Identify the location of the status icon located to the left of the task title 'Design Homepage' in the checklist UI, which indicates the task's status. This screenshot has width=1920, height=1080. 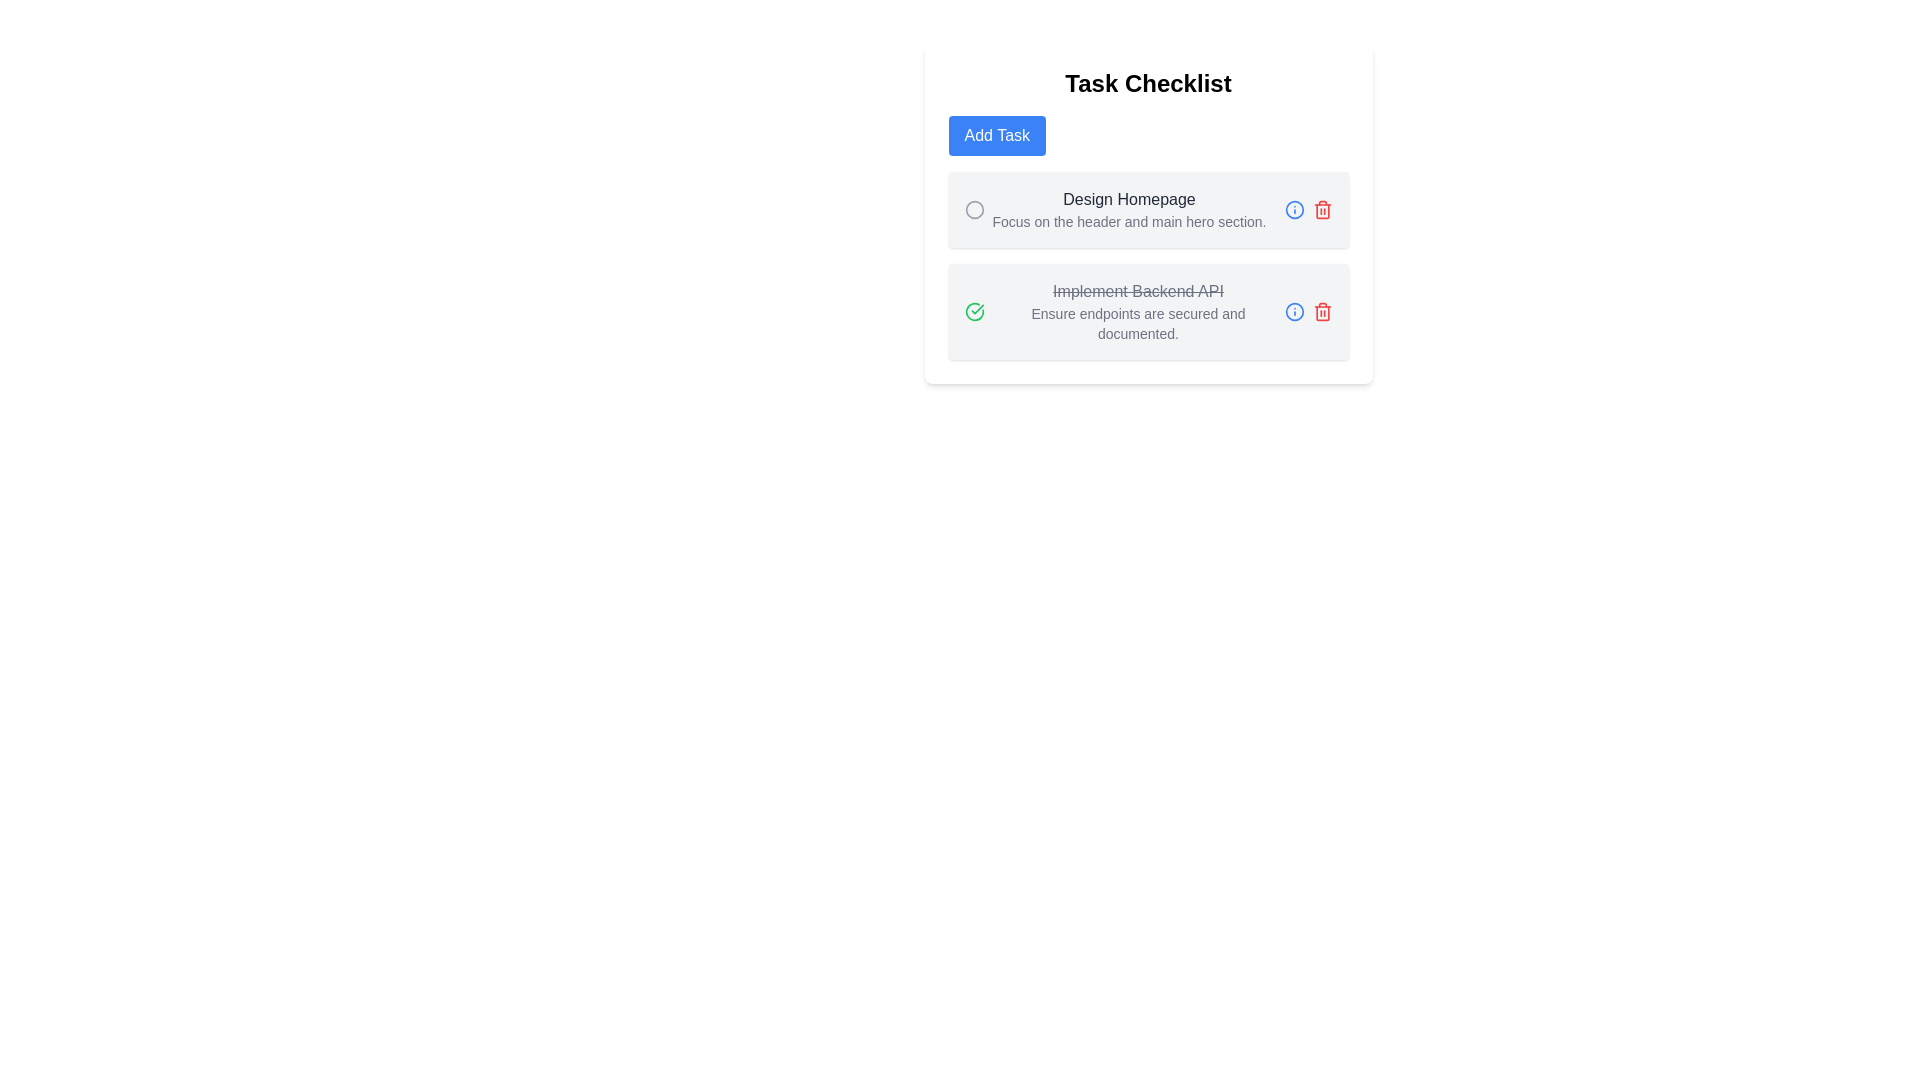
(974, 209).